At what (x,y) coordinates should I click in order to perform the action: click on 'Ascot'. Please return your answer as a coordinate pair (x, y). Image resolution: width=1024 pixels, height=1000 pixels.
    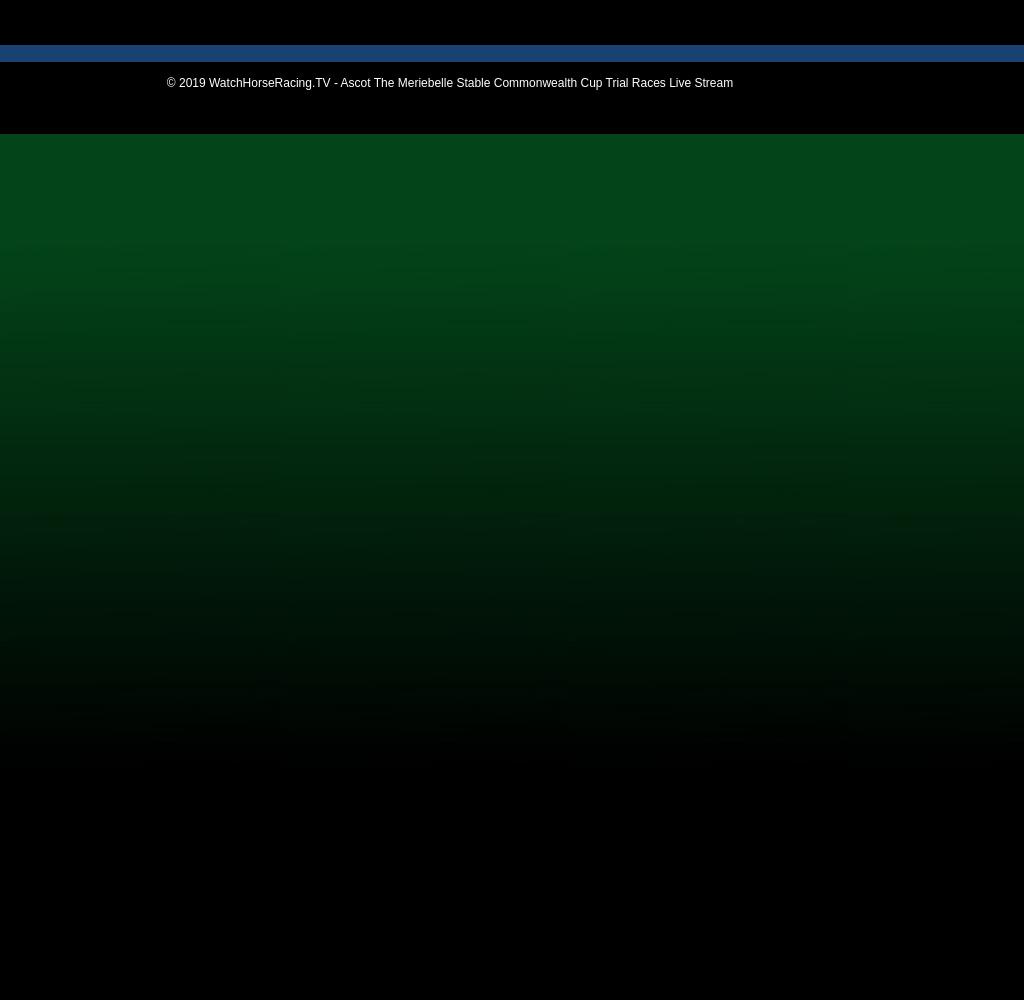
    Looking at the image, I should click on (46, 318).